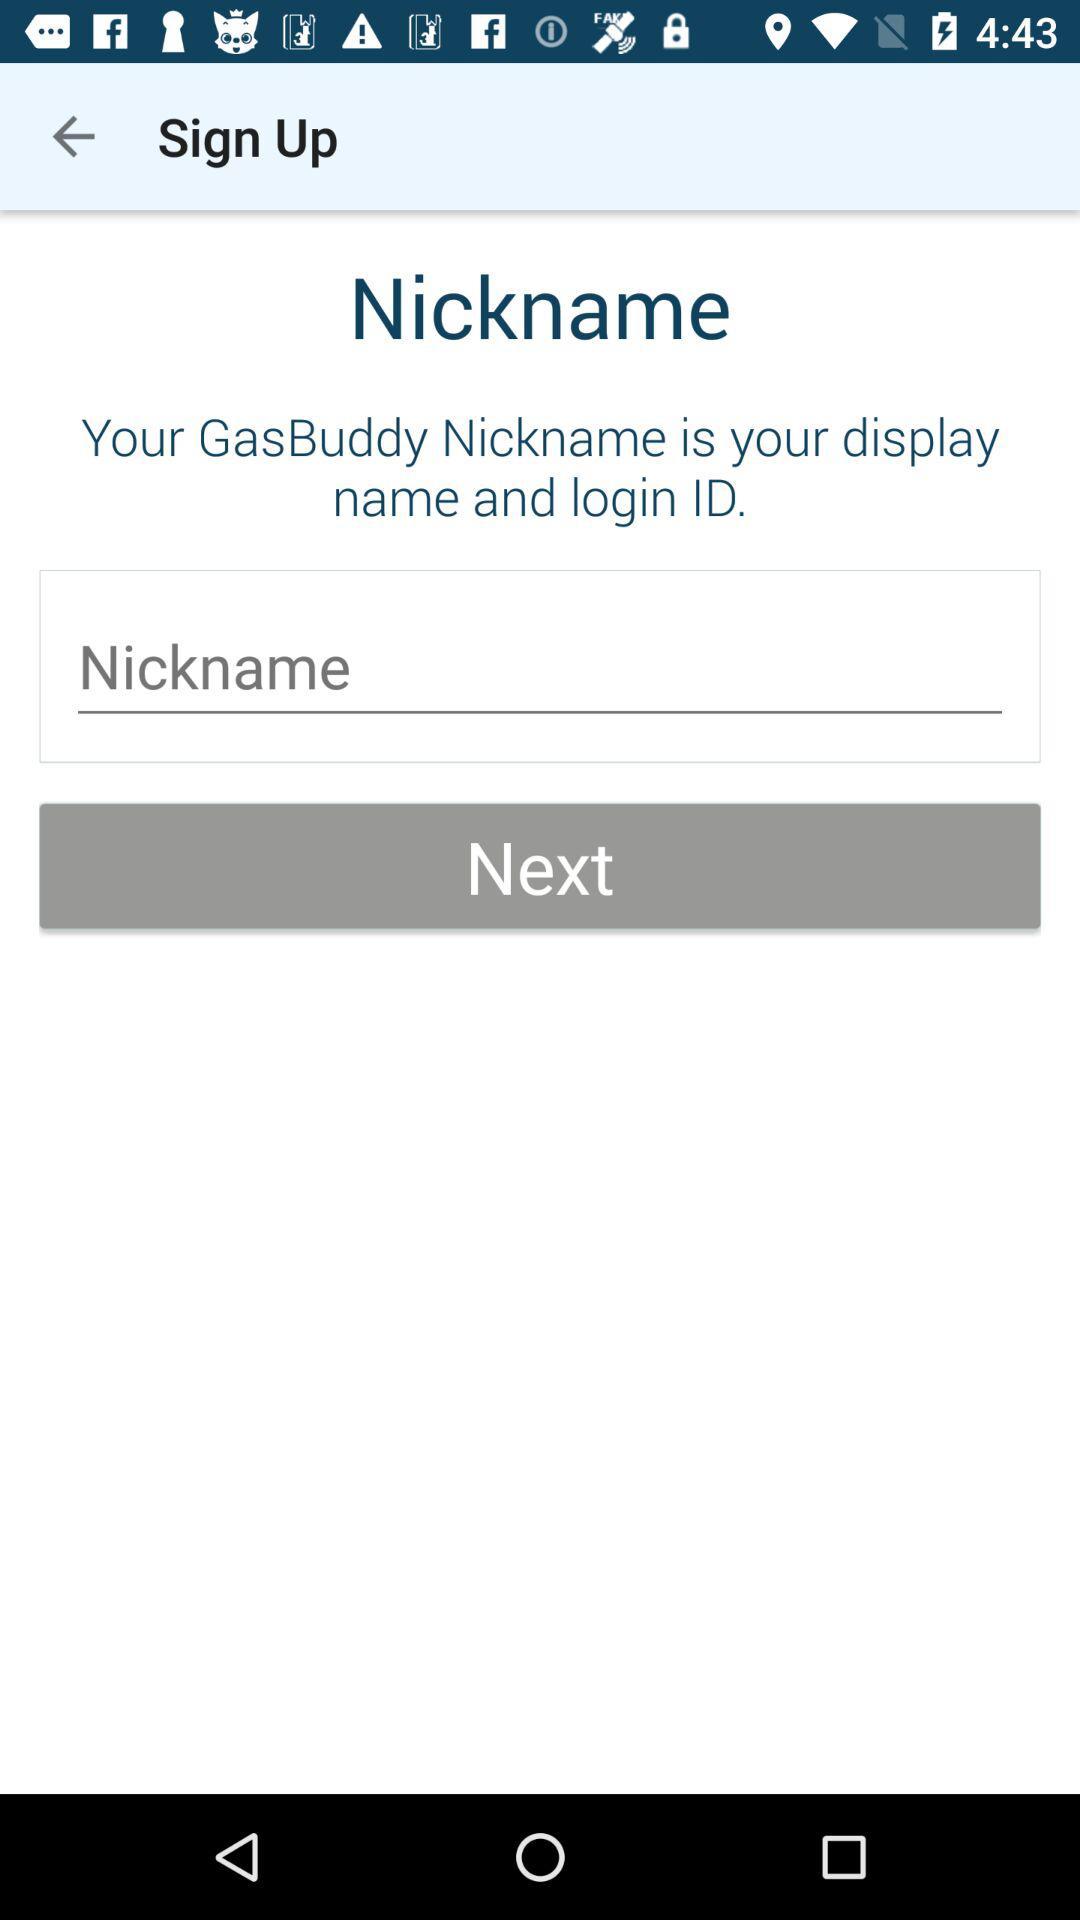  What do you see at coordinates (72, 135) in the screenshot?
I see `app next to the sign up icon` at bounding box center [72, 135].